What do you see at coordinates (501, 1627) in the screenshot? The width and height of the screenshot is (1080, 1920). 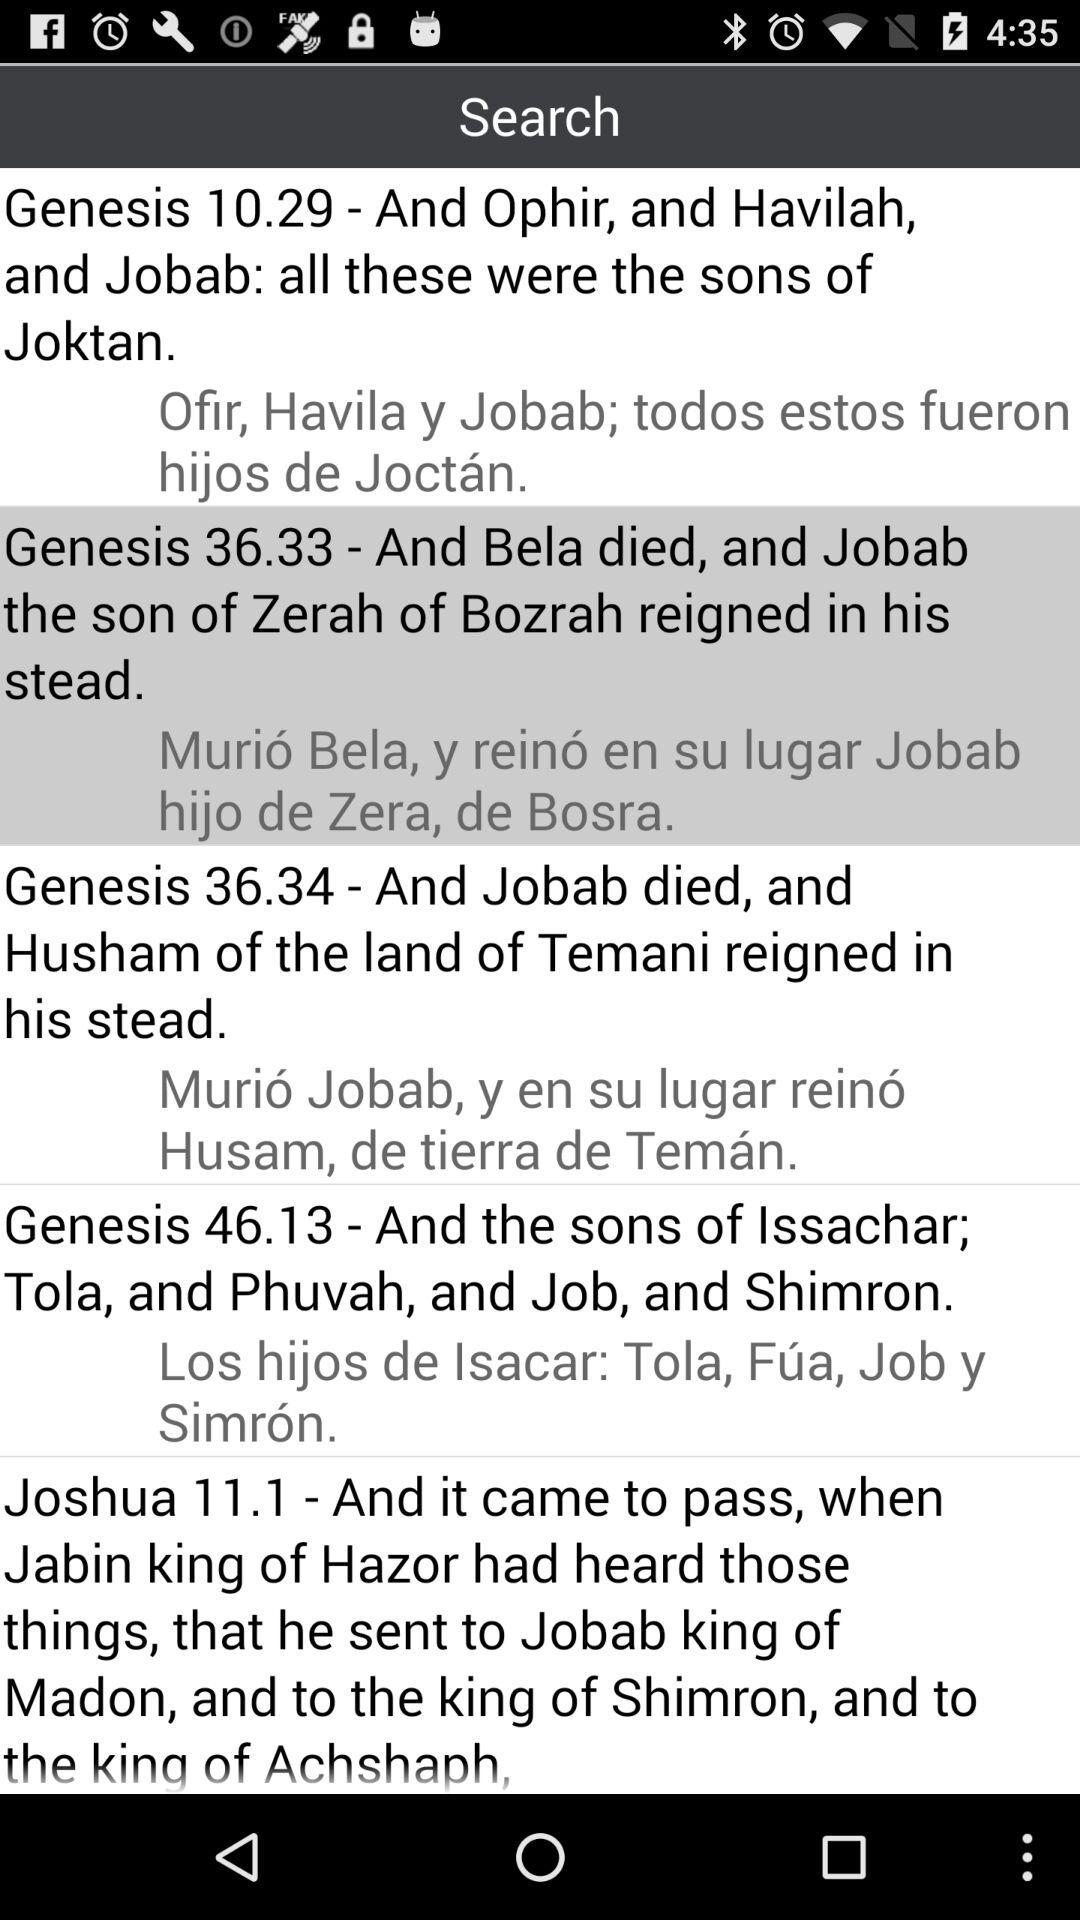 I see `item below los hijos de item` at bounding box center [501, 1627].